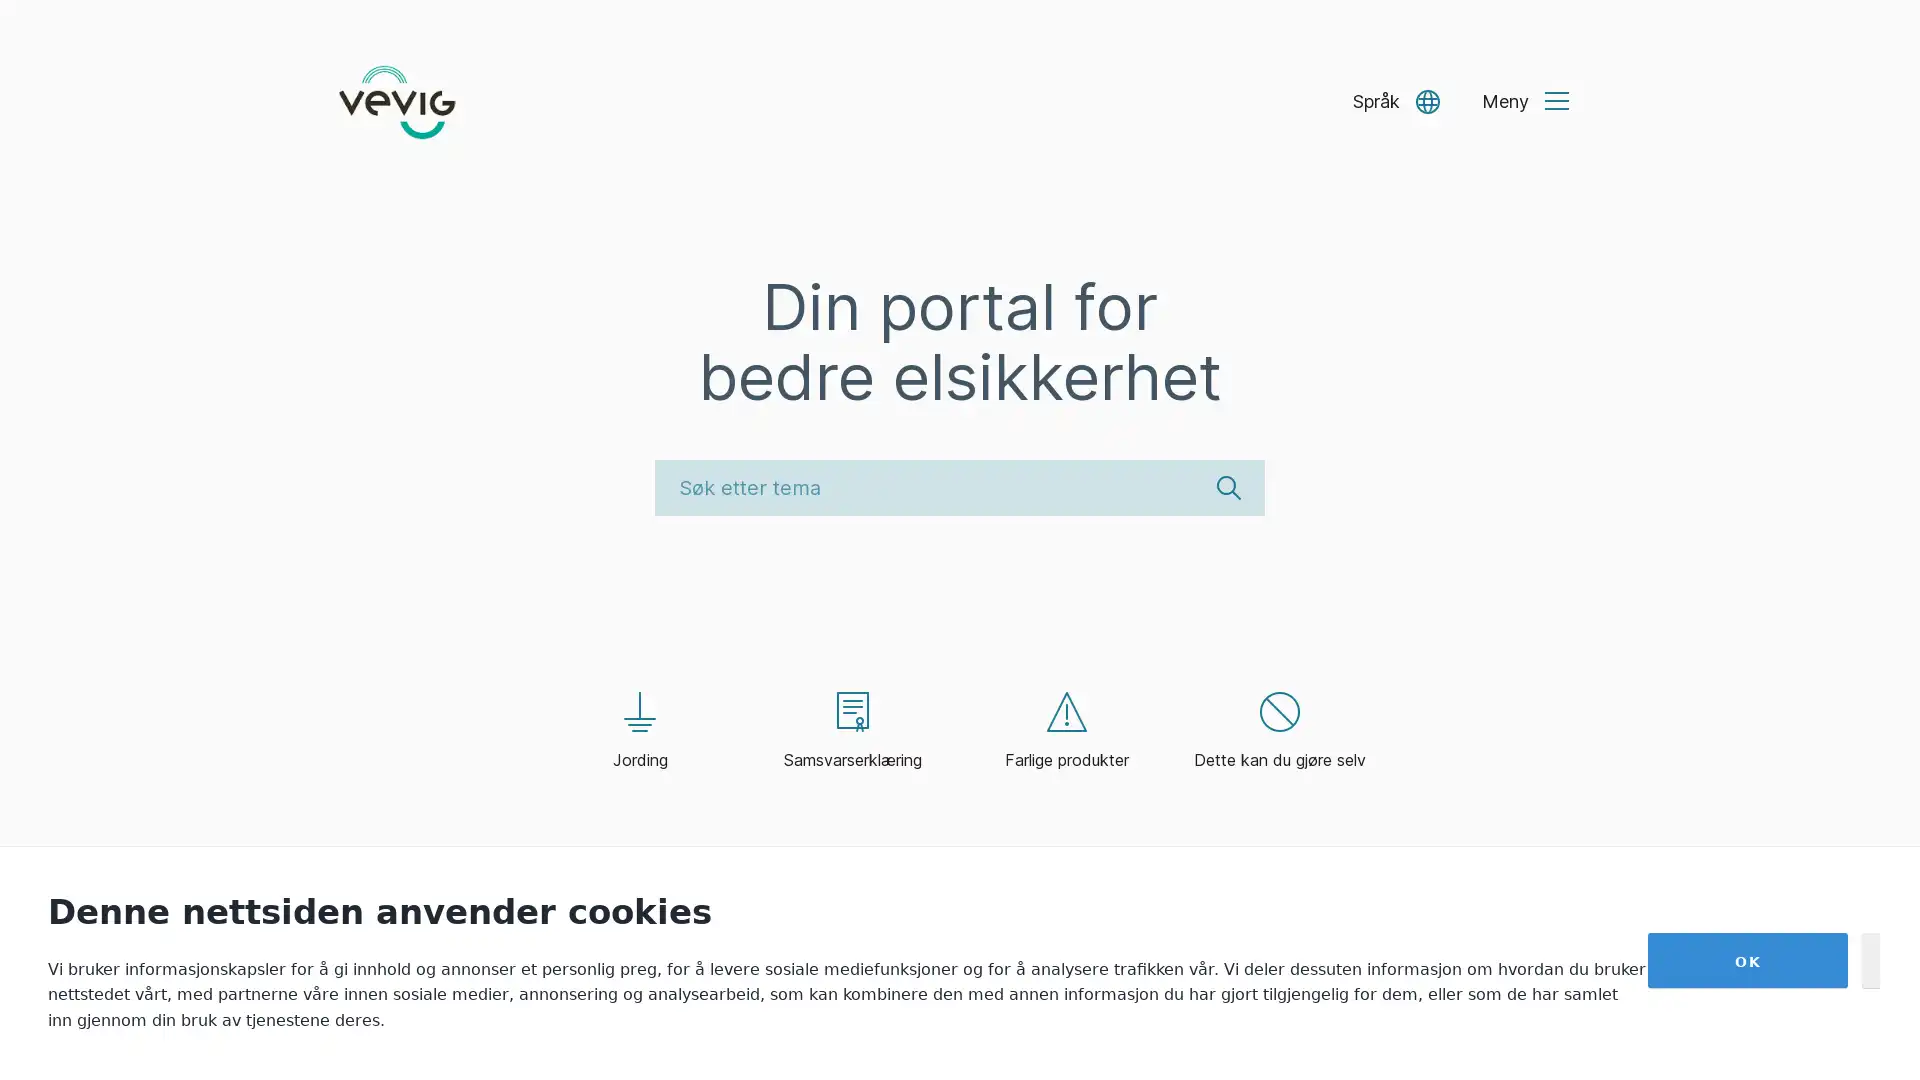  What do you see at coordinates (1395, 101) in the screenshot?
I see `Sprak Select Language` at bounding box center [1395, 101].